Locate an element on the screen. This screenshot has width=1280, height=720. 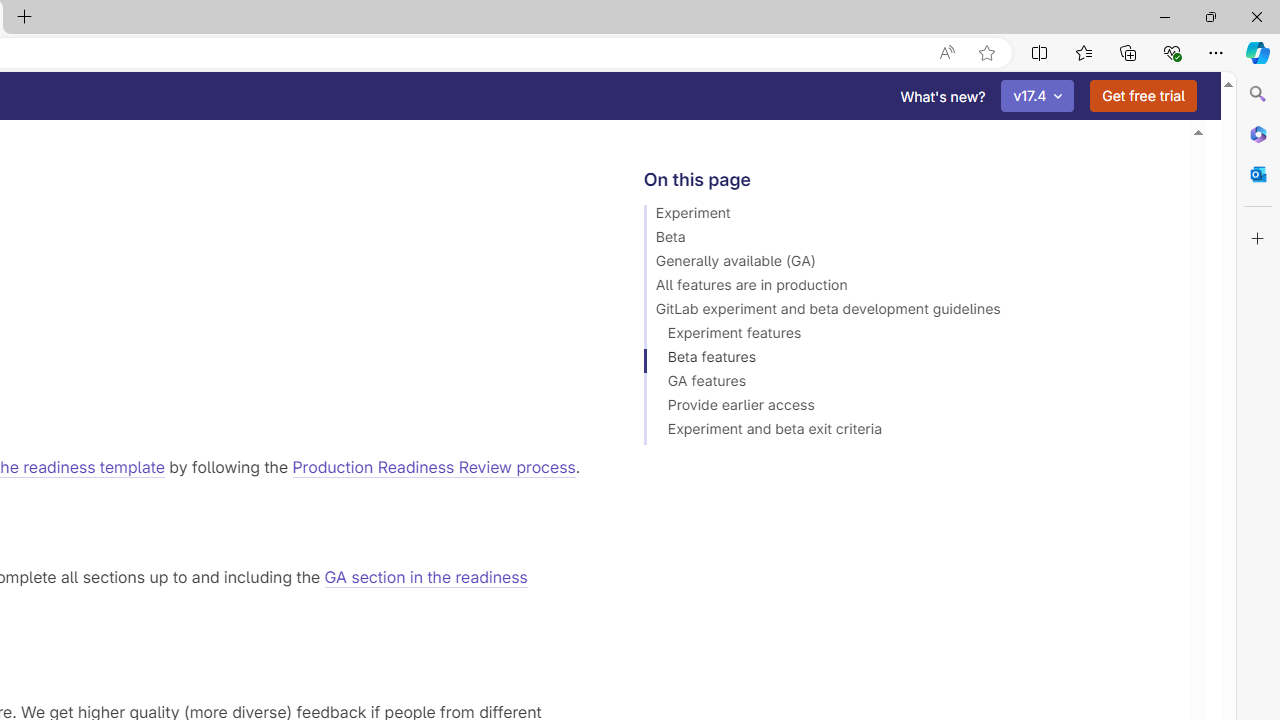
'What' is located at coordinates (942, 96).